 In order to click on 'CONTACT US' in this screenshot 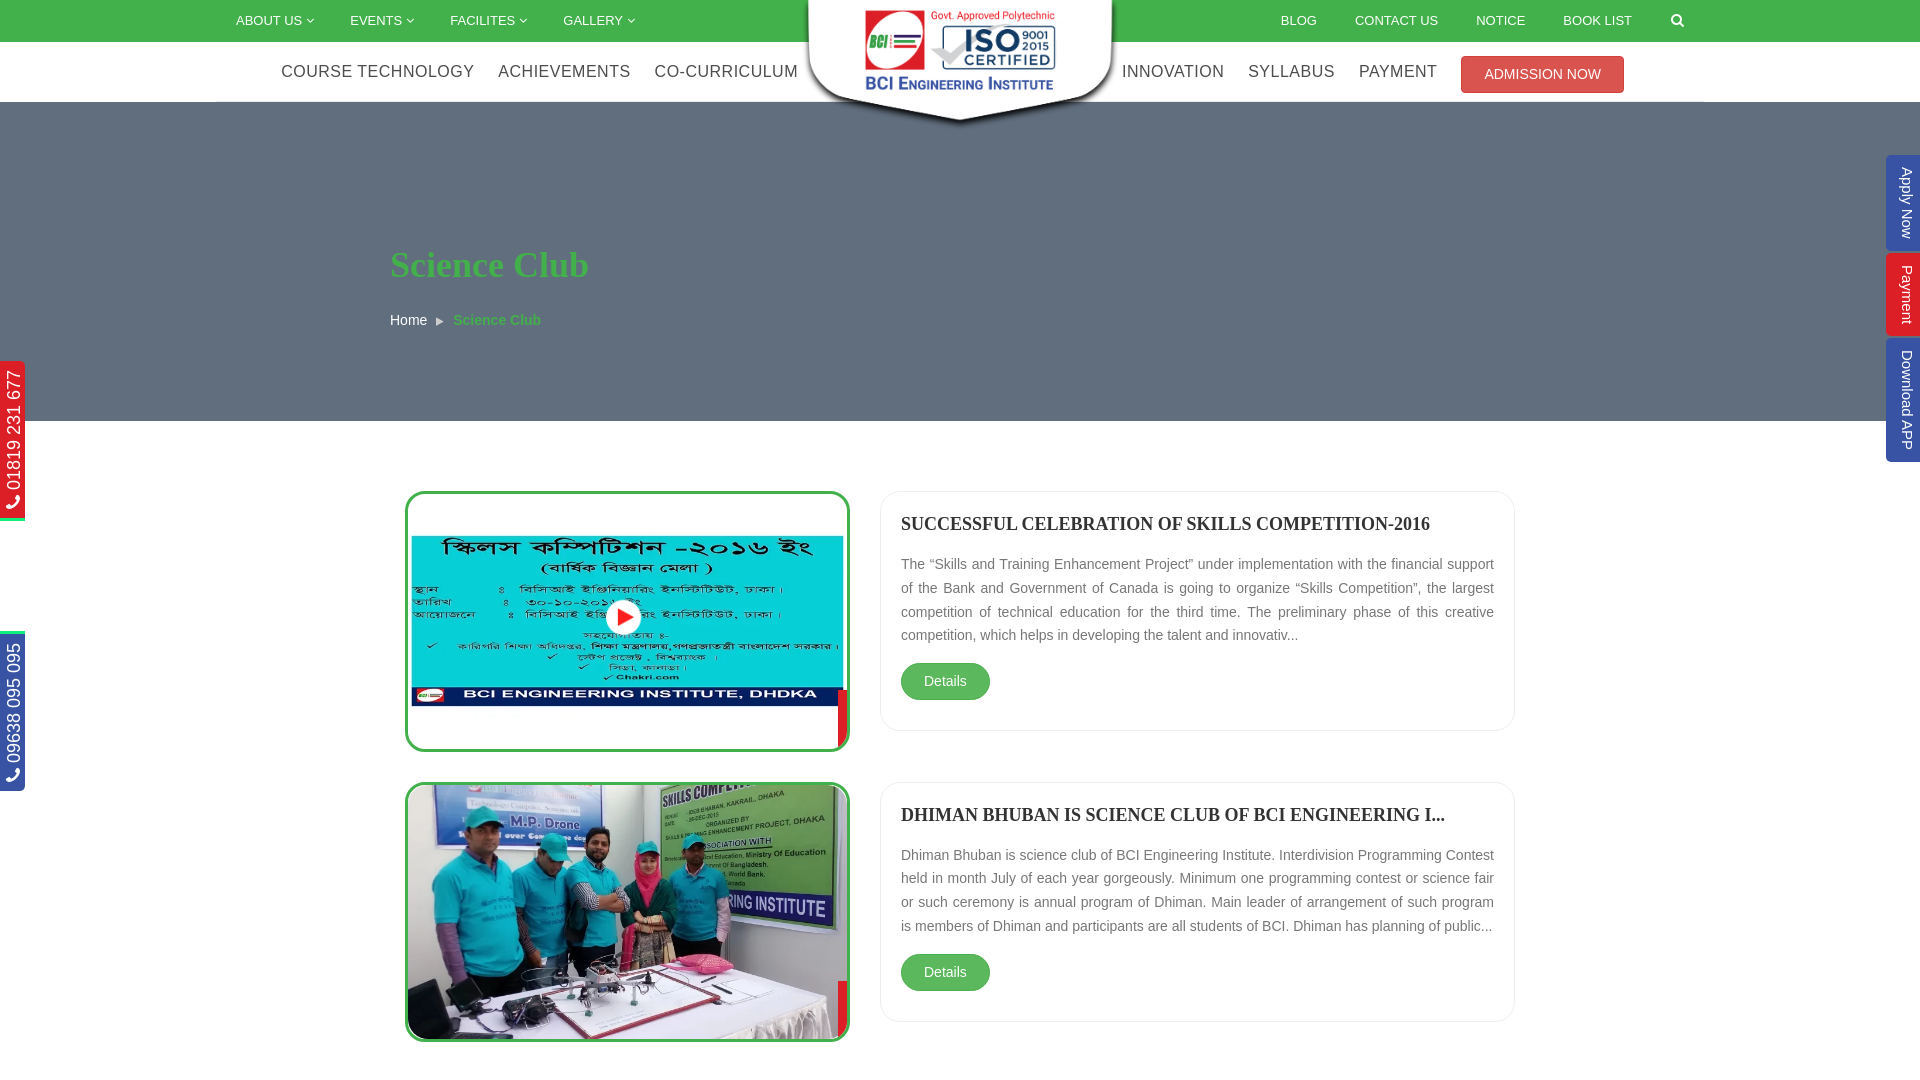, I will do `click(1395, 20)`.